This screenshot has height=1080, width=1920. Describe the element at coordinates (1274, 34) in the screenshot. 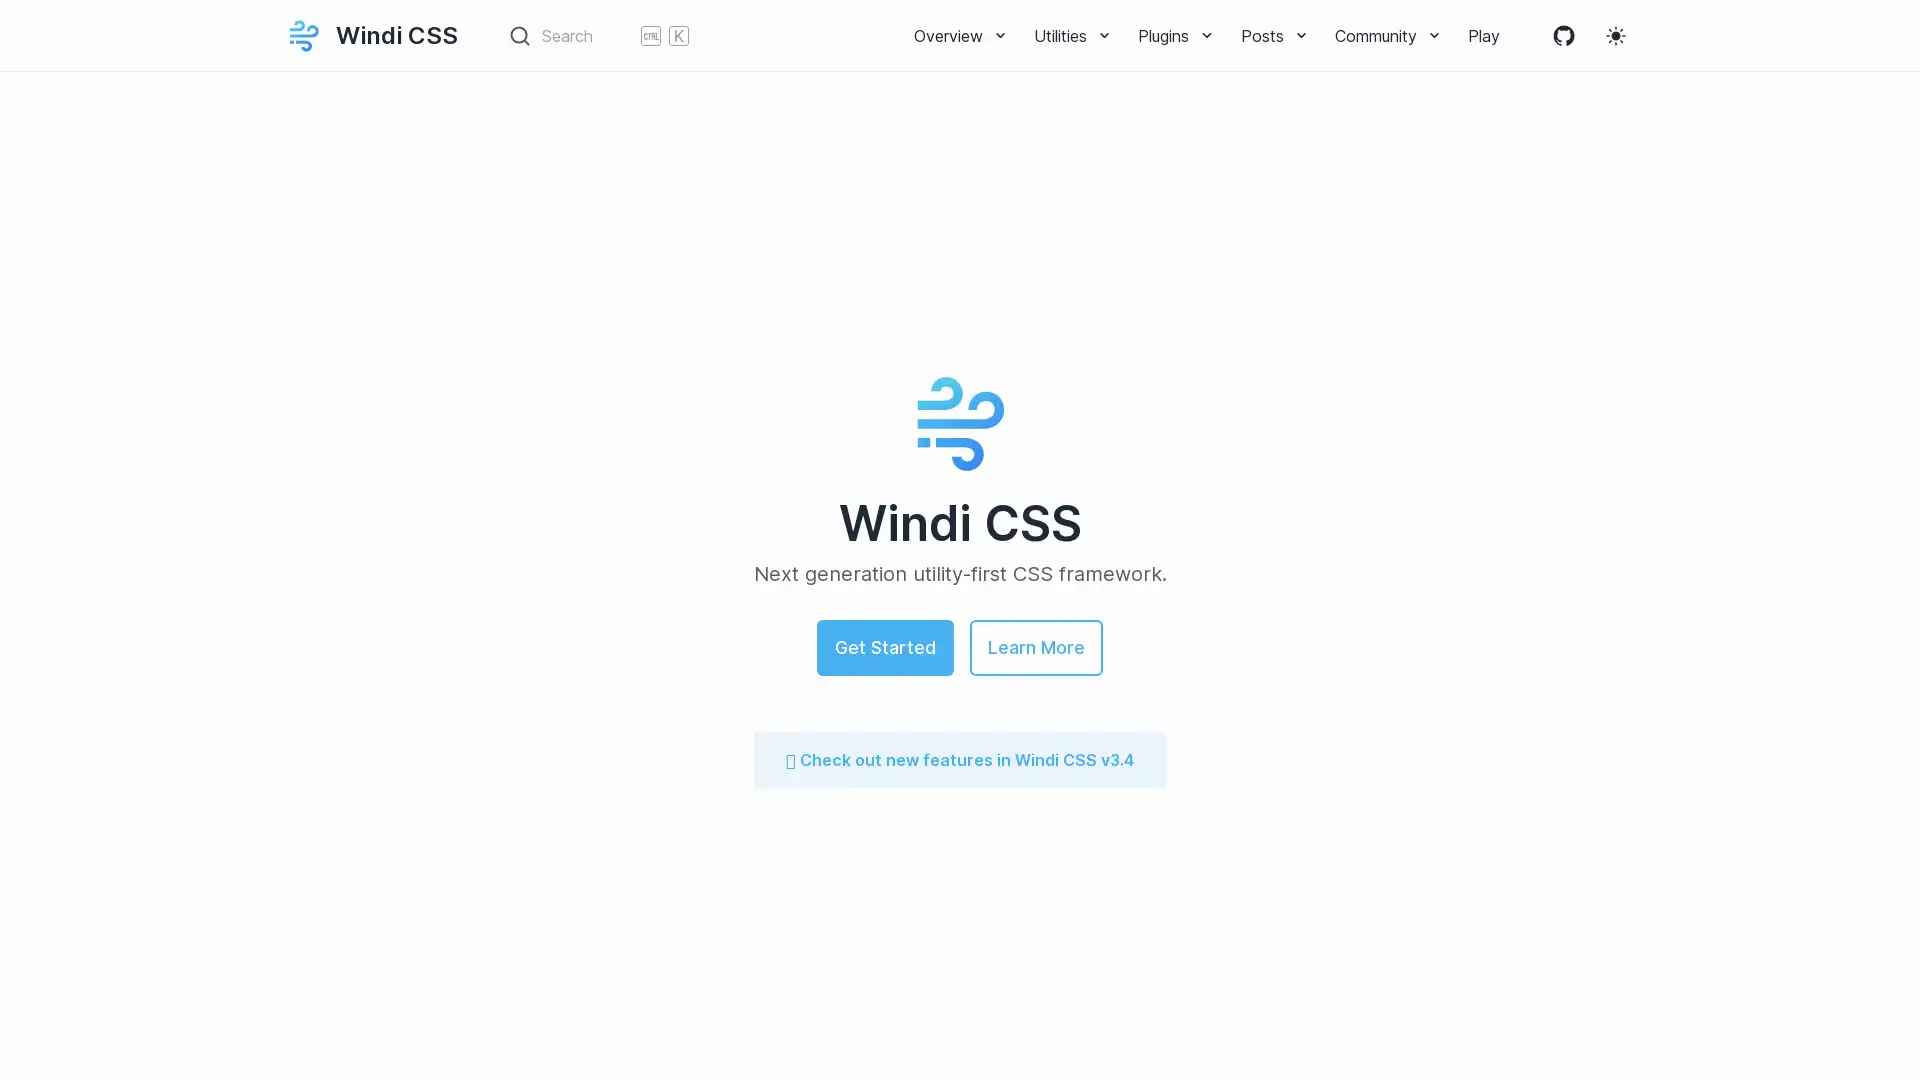

I see `Posts` at that location.